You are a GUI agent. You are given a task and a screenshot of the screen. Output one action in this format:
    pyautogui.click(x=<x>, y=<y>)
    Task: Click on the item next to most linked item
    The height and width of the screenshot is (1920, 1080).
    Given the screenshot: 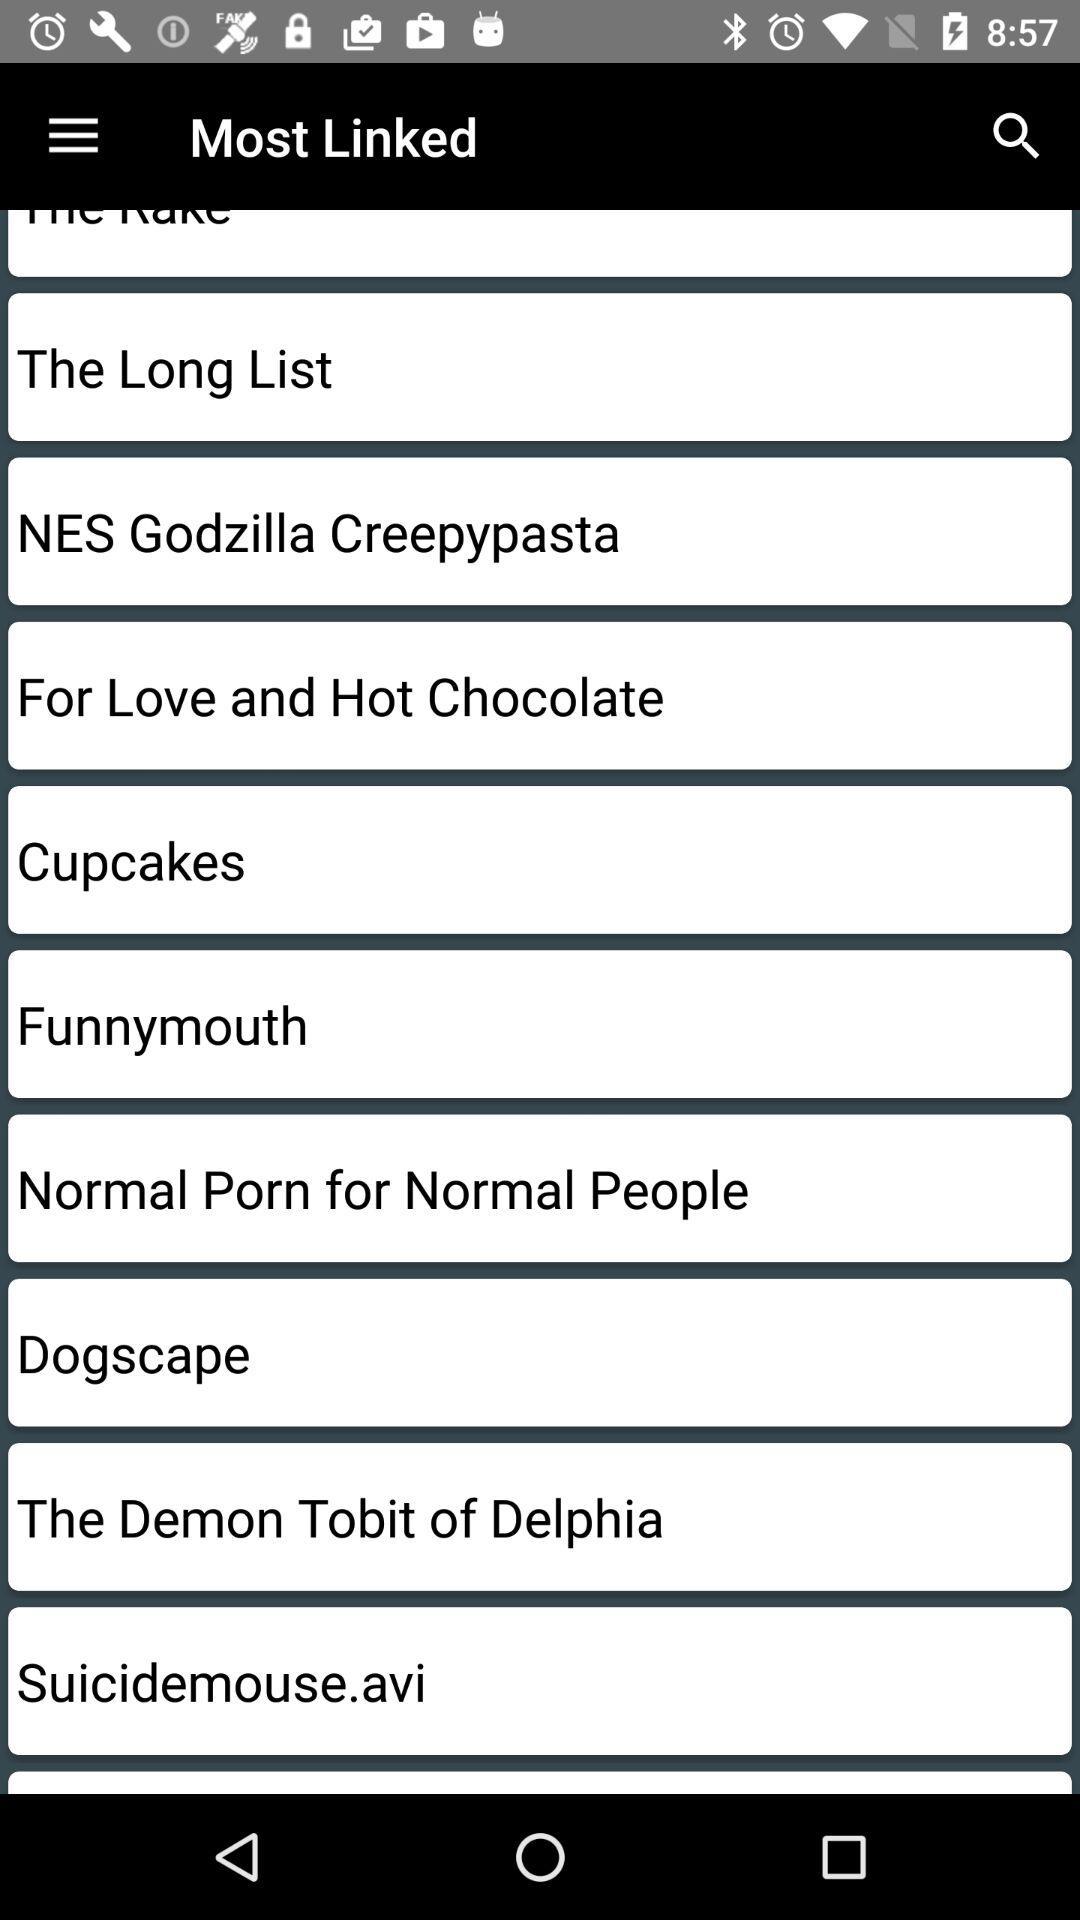 What is the action you would take?
    pyautogui.click(x=1017, y=135)
    